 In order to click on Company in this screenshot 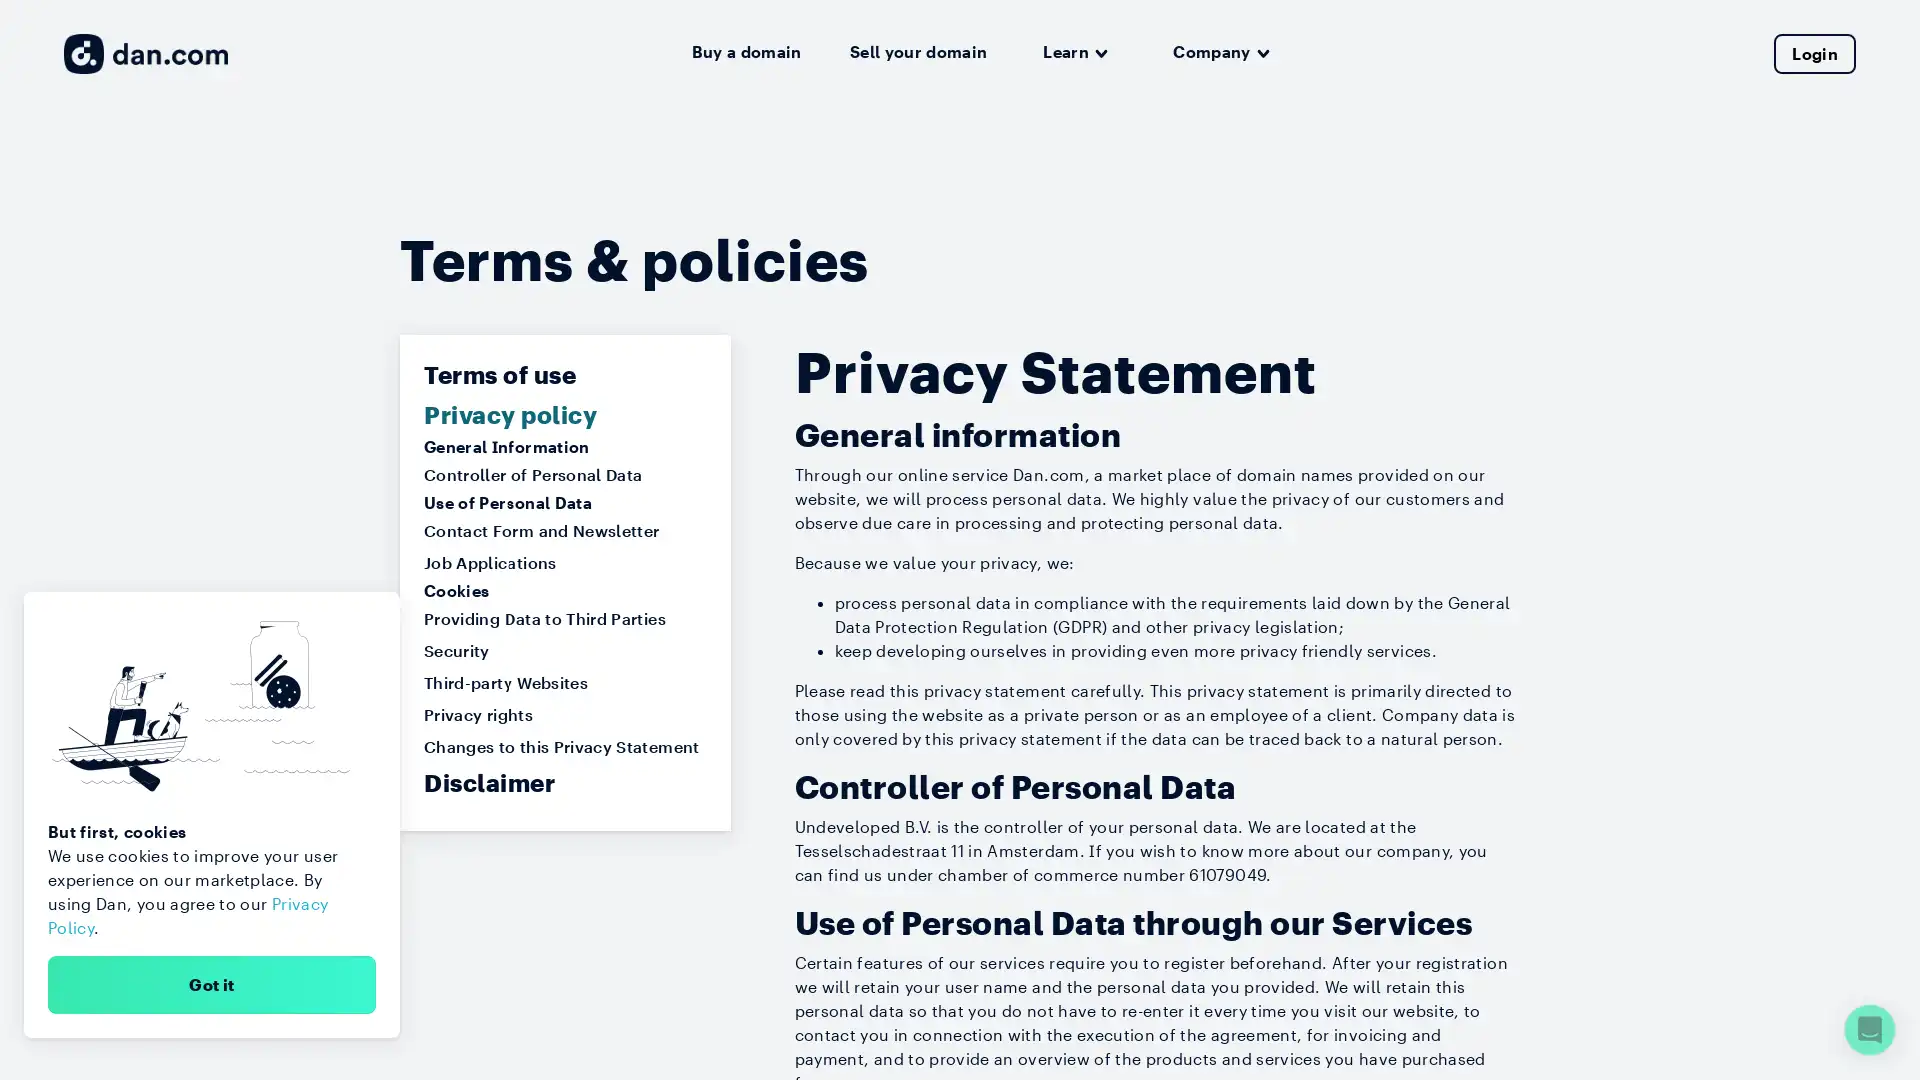, I will do `click(1220, 52)`.